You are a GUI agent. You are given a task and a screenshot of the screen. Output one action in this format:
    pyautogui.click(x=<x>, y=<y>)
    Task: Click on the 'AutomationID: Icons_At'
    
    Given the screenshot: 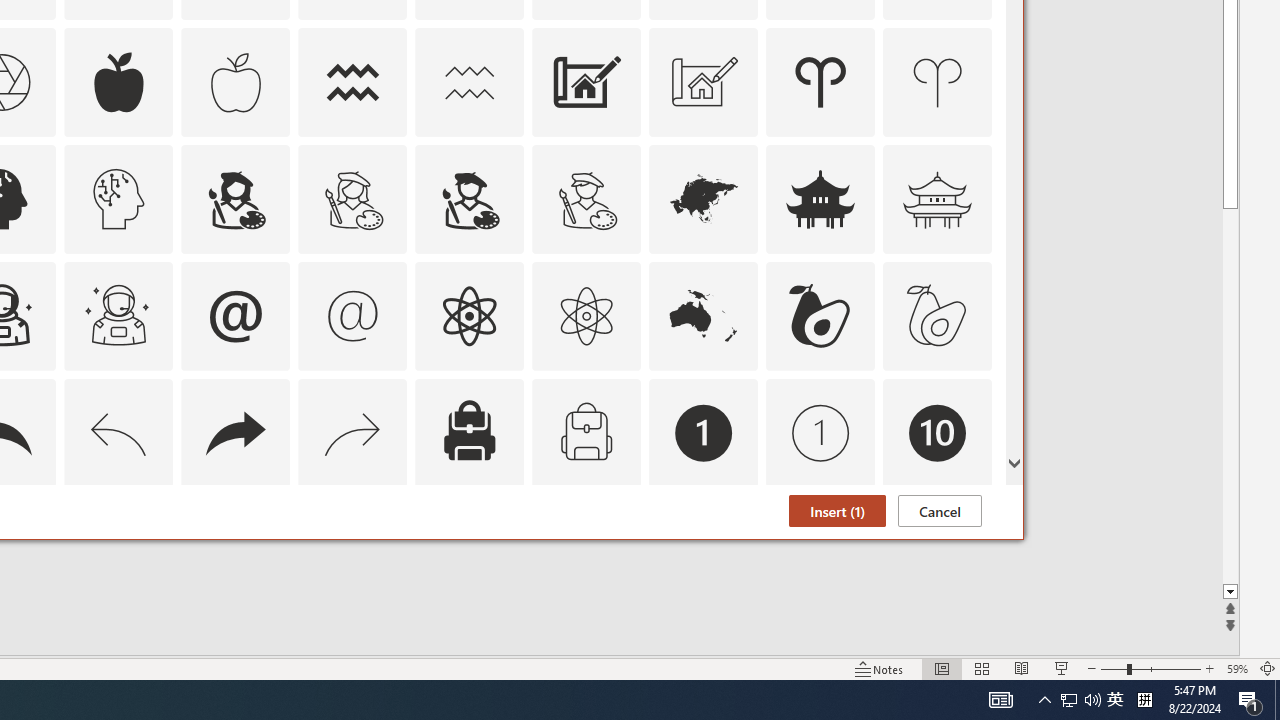 What is the action you would take?
    pyautogui.click(x=235, y=315)
    